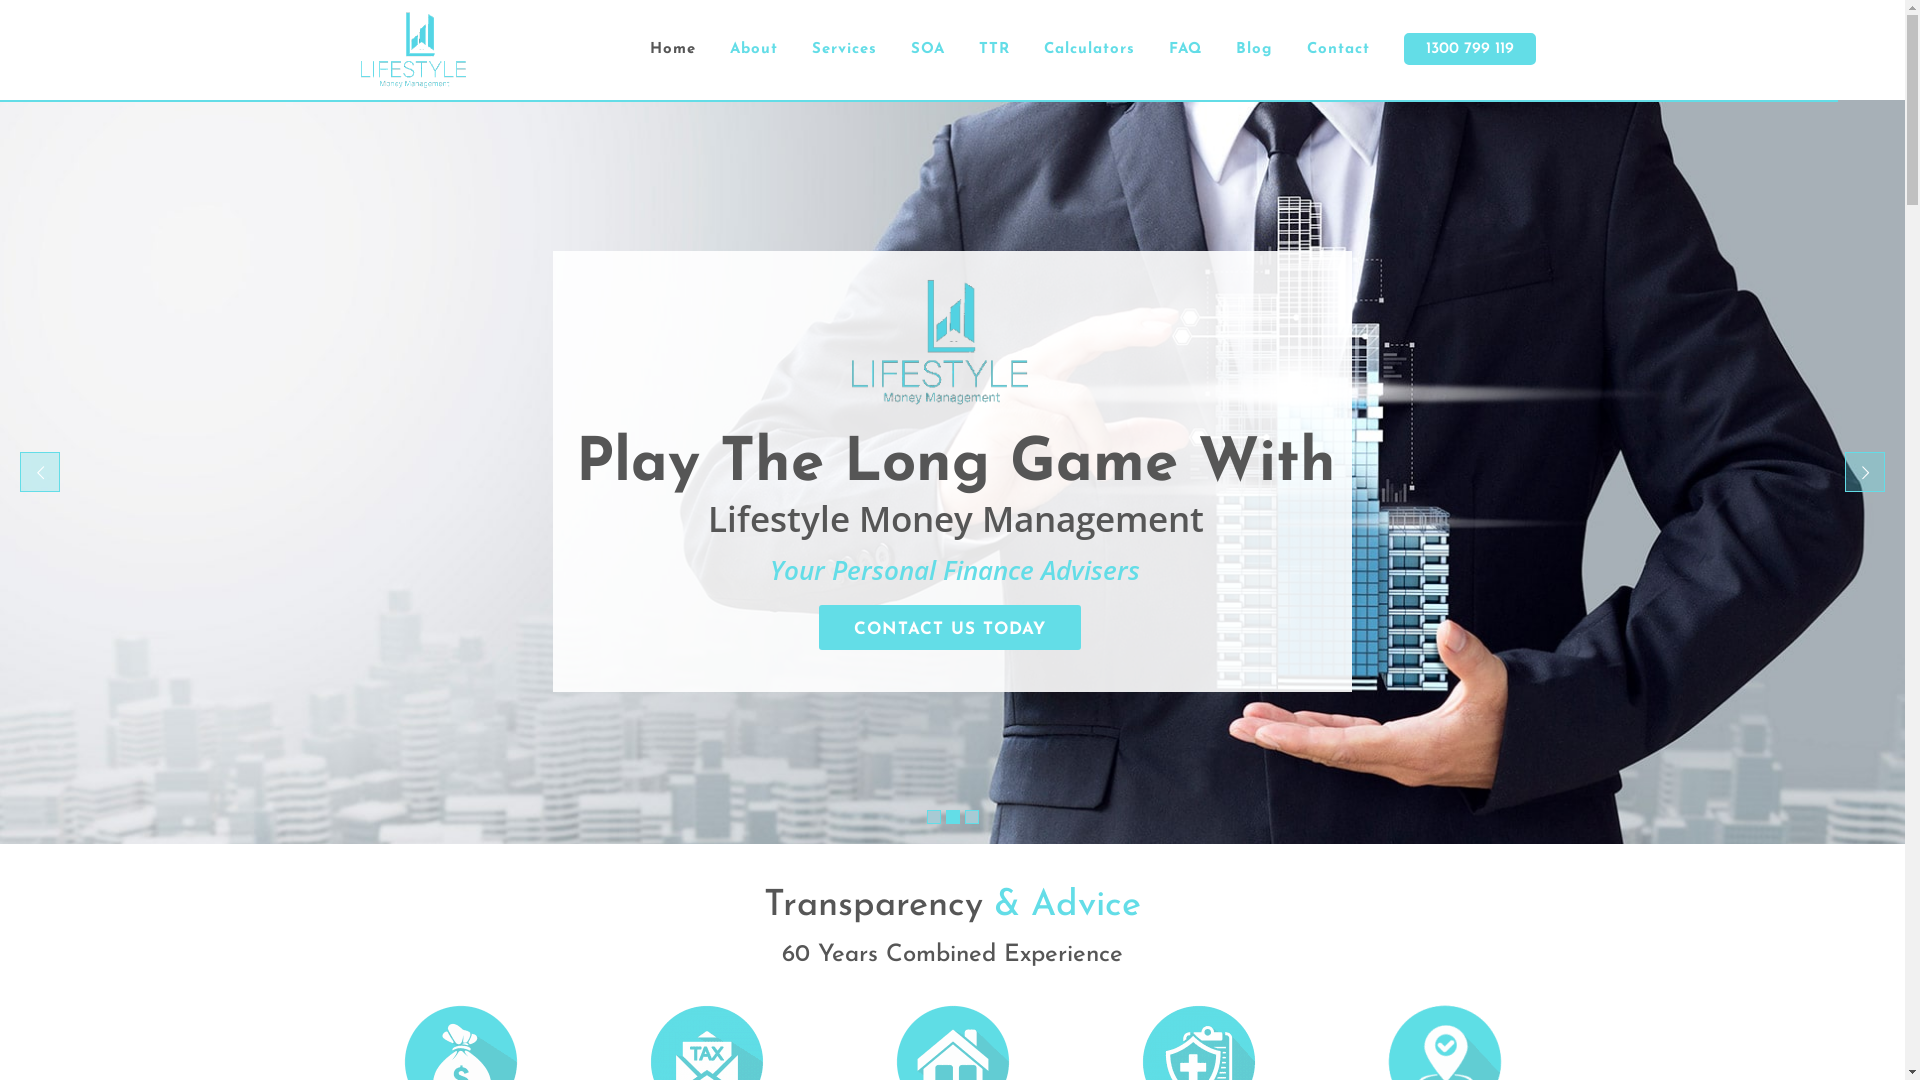 The width and height of the screenshot is (1920, 1080). Describe the element at coordinates (1087, 49) in the screenshot. I see `'Calculators'` at that location.